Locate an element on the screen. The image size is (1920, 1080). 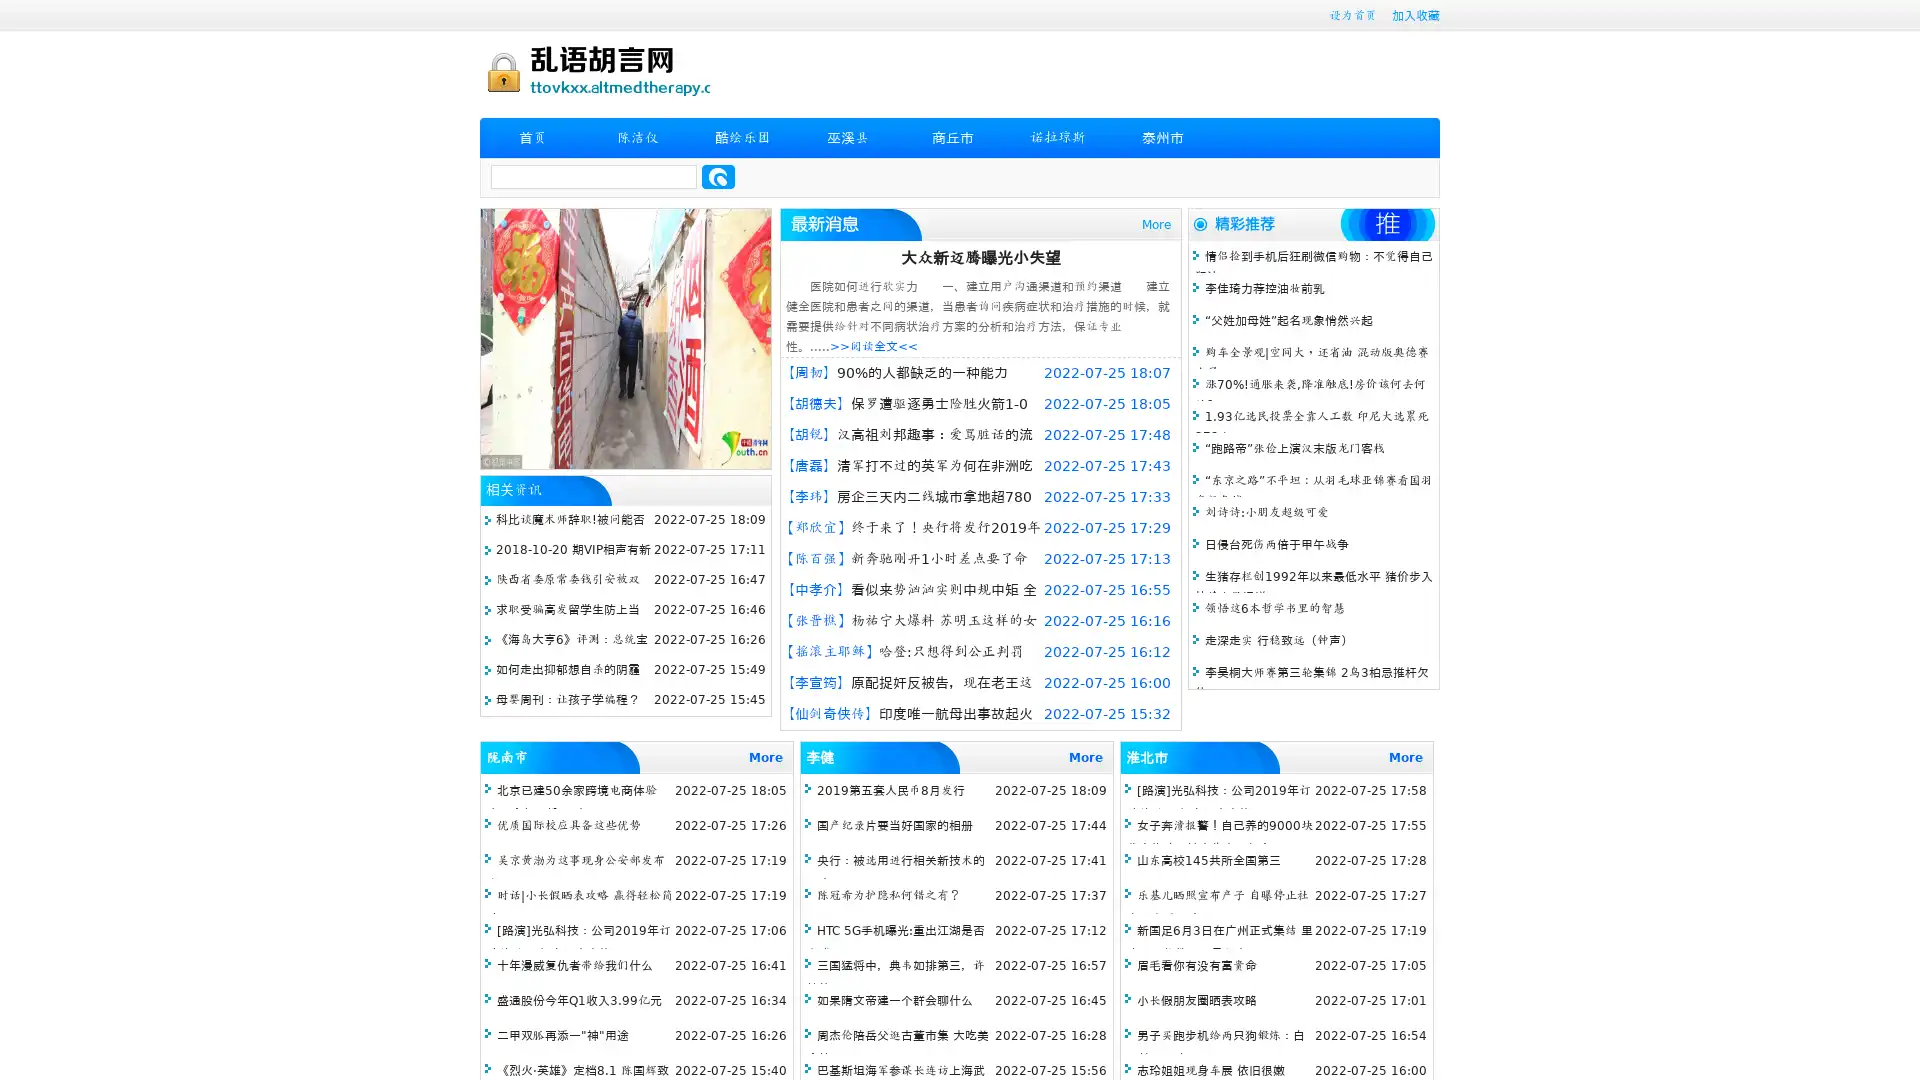
Search is located at coordinates (718, 176).